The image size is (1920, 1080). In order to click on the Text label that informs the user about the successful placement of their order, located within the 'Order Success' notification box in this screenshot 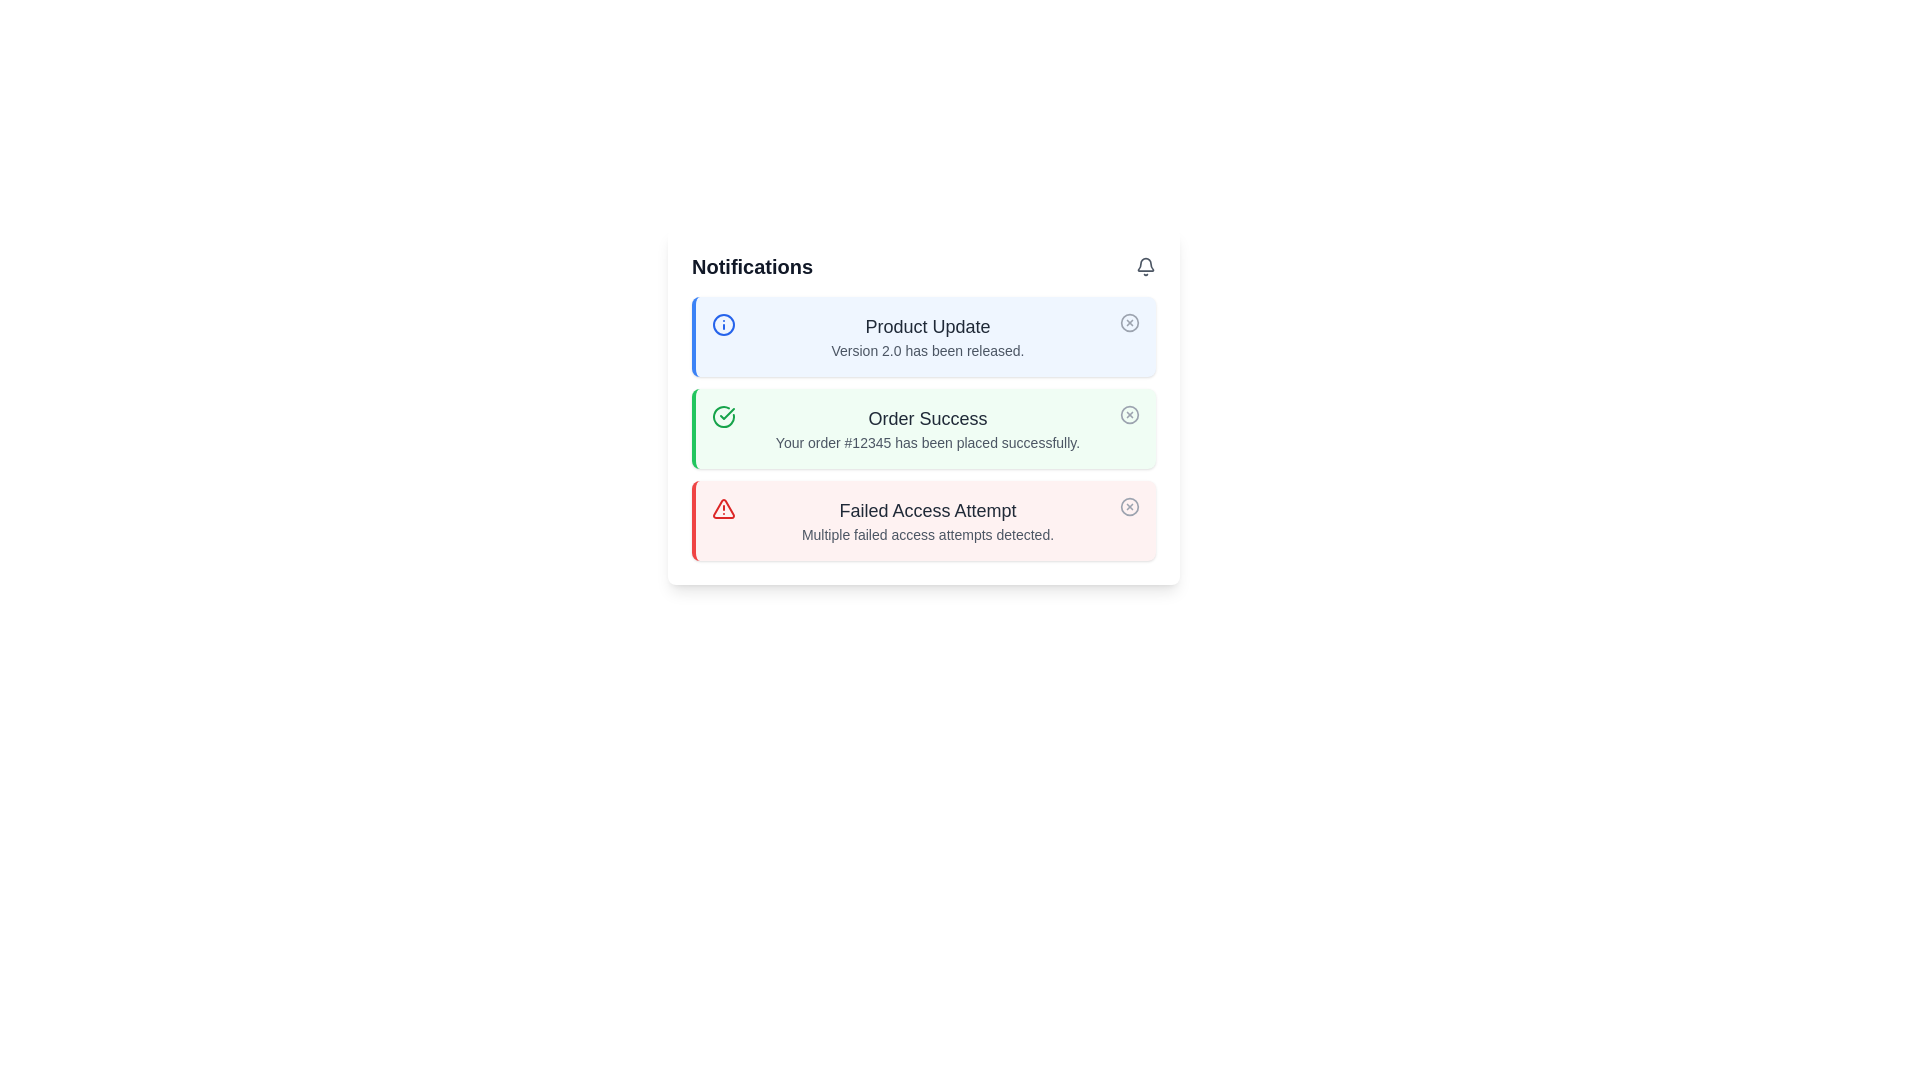, I will do `click(926, 442)`.